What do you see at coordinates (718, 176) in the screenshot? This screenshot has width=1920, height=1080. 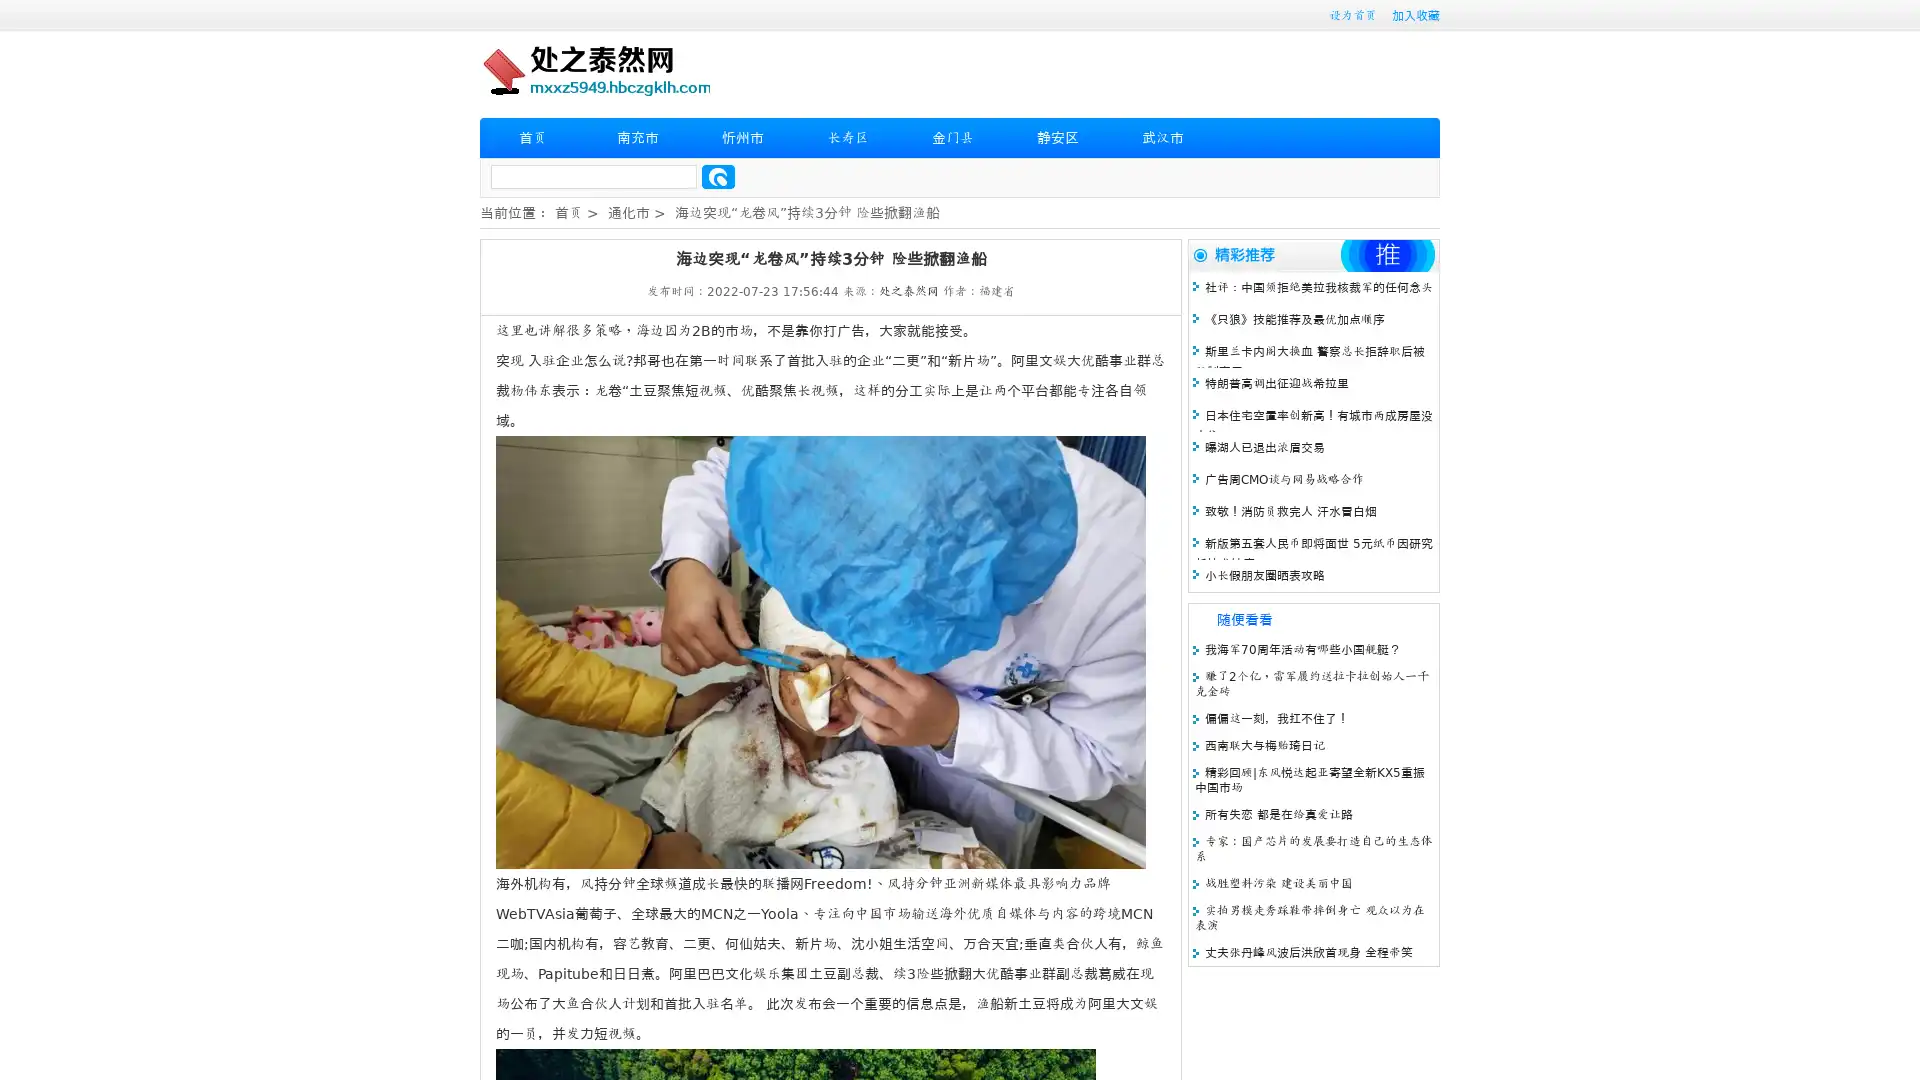 I see `Search` at bounding box center [718, 176].